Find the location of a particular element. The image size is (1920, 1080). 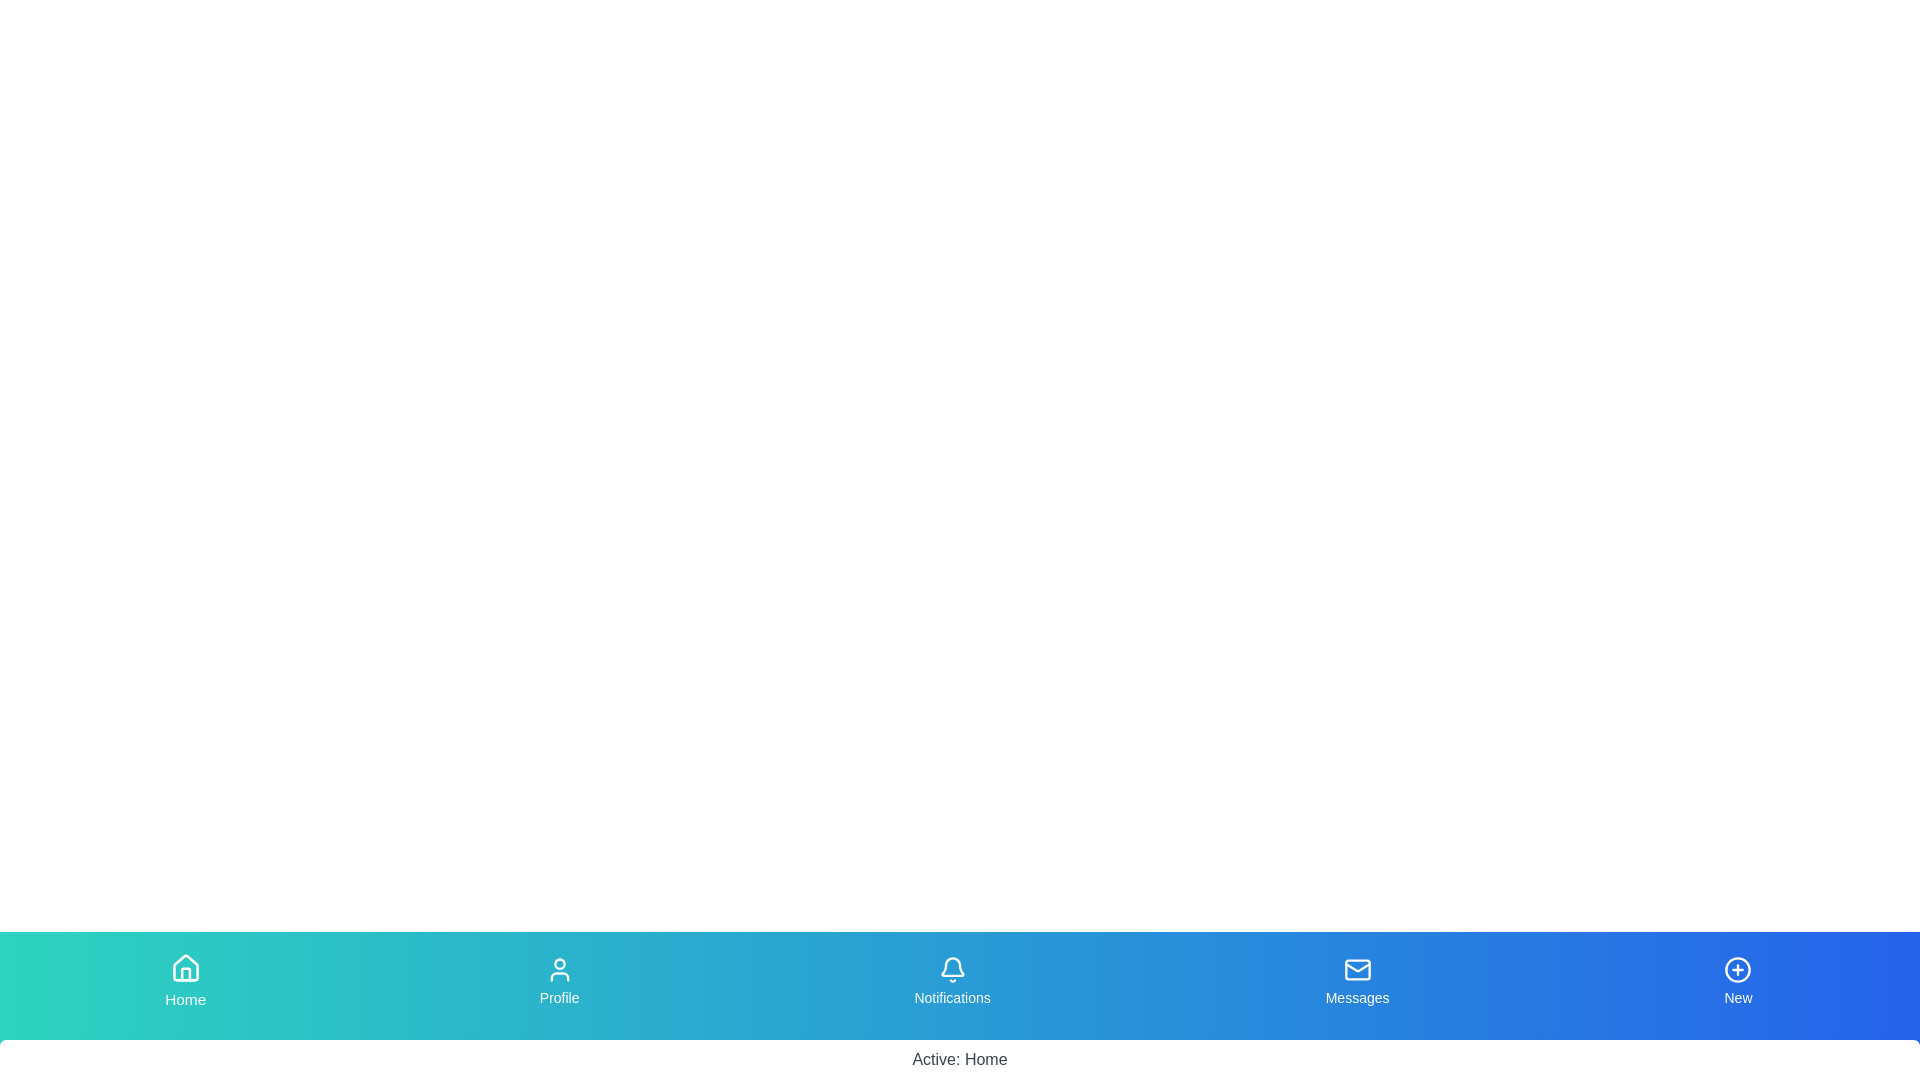

the tab labeled Profile to observe the scaling effect is located at coordinates (558, 981).